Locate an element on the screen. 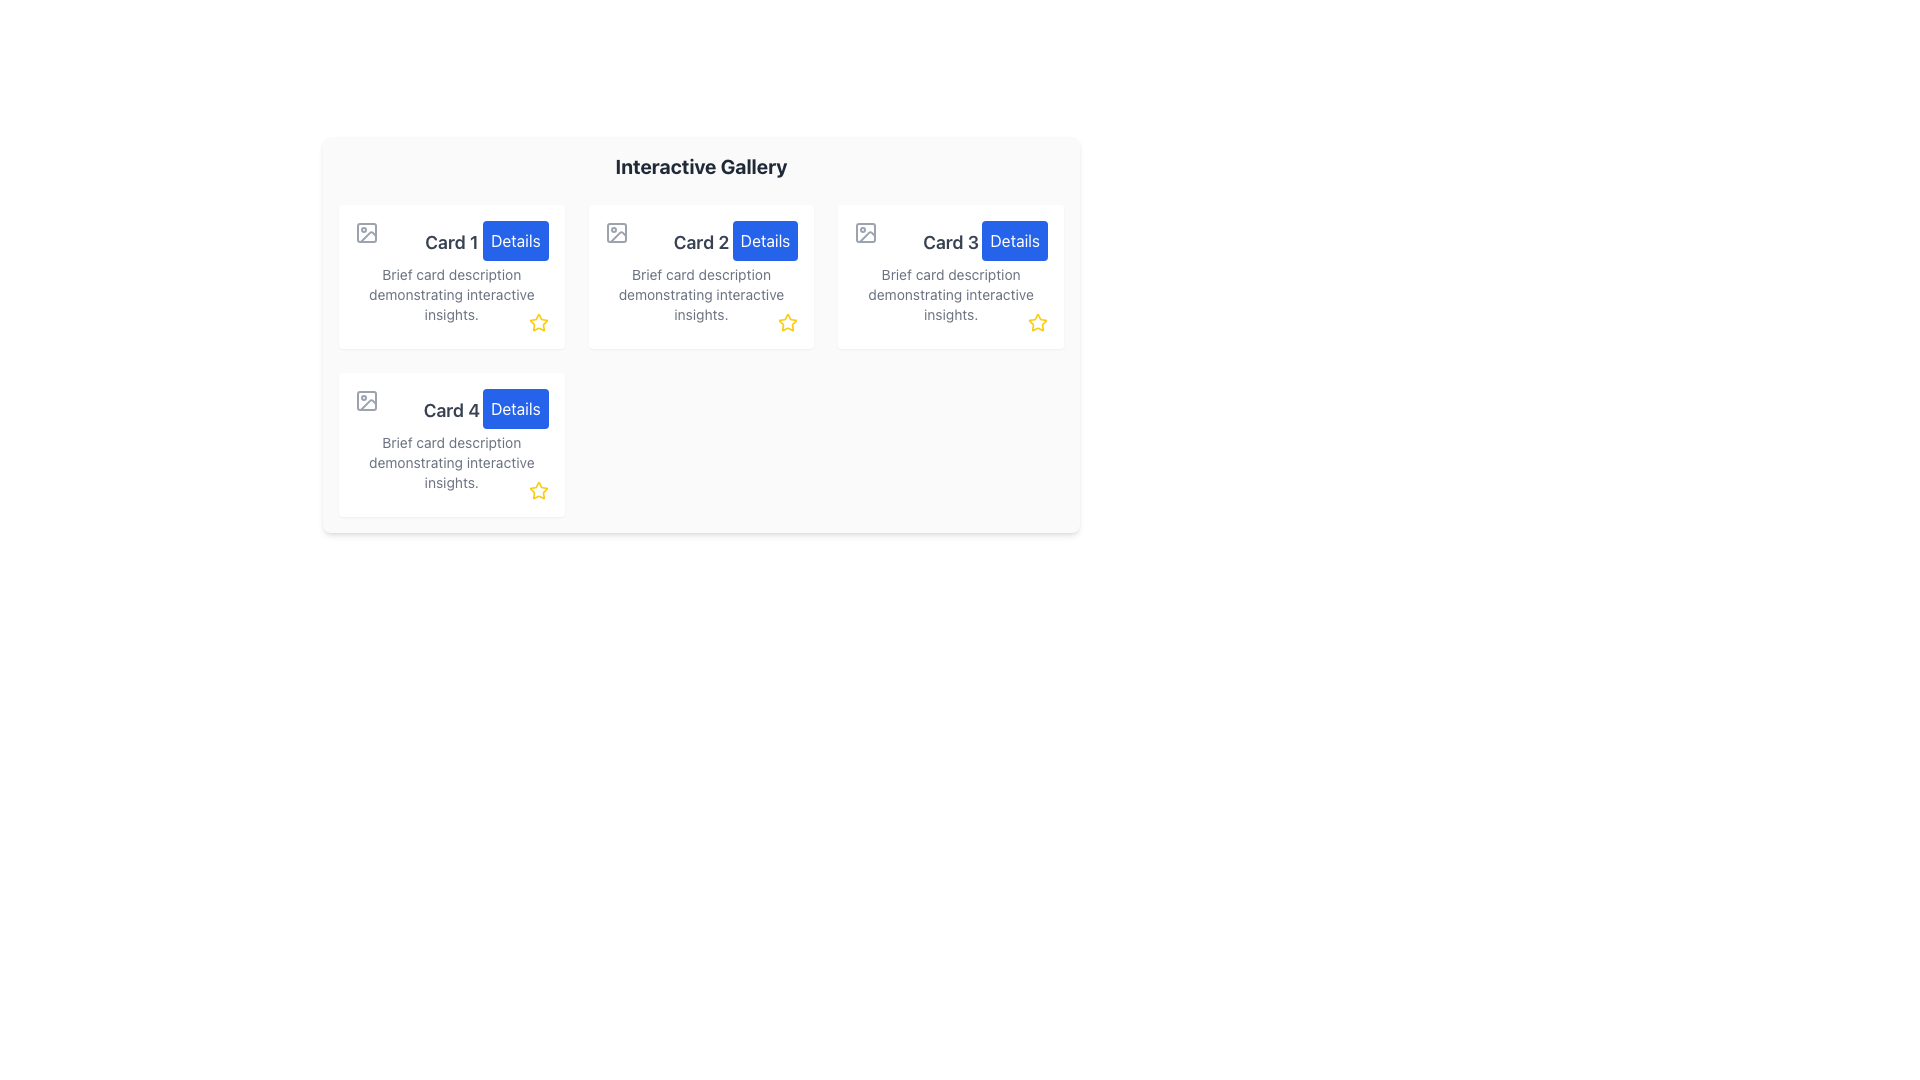  the text label displaying 'Card 4', which is bold and dark gray, located in the upper section of the leftmost card in the second row is located at coordinates (450, 410).